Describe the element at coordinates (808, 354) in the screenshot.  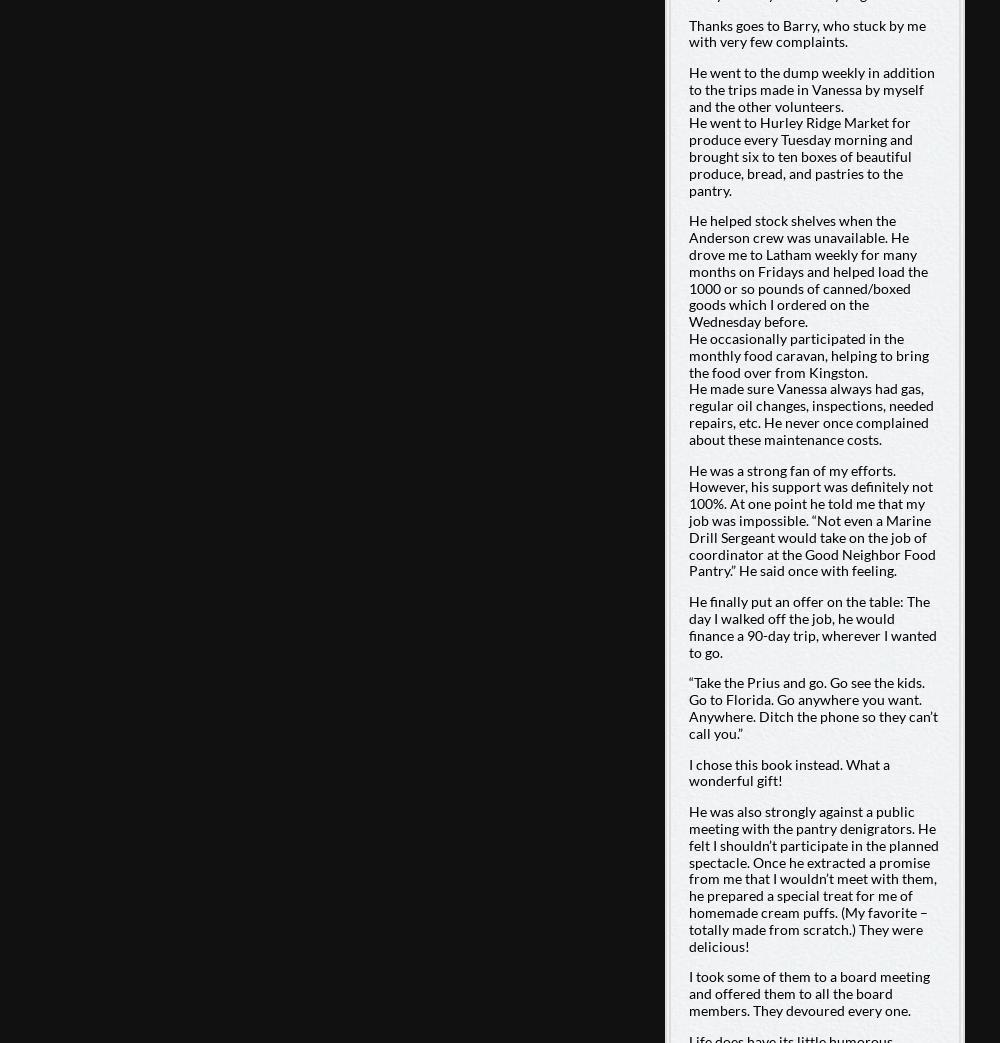
I see `'He occasionally participated in the monthly food caravan, helping to bring the food over from Kingston.'` at that location.